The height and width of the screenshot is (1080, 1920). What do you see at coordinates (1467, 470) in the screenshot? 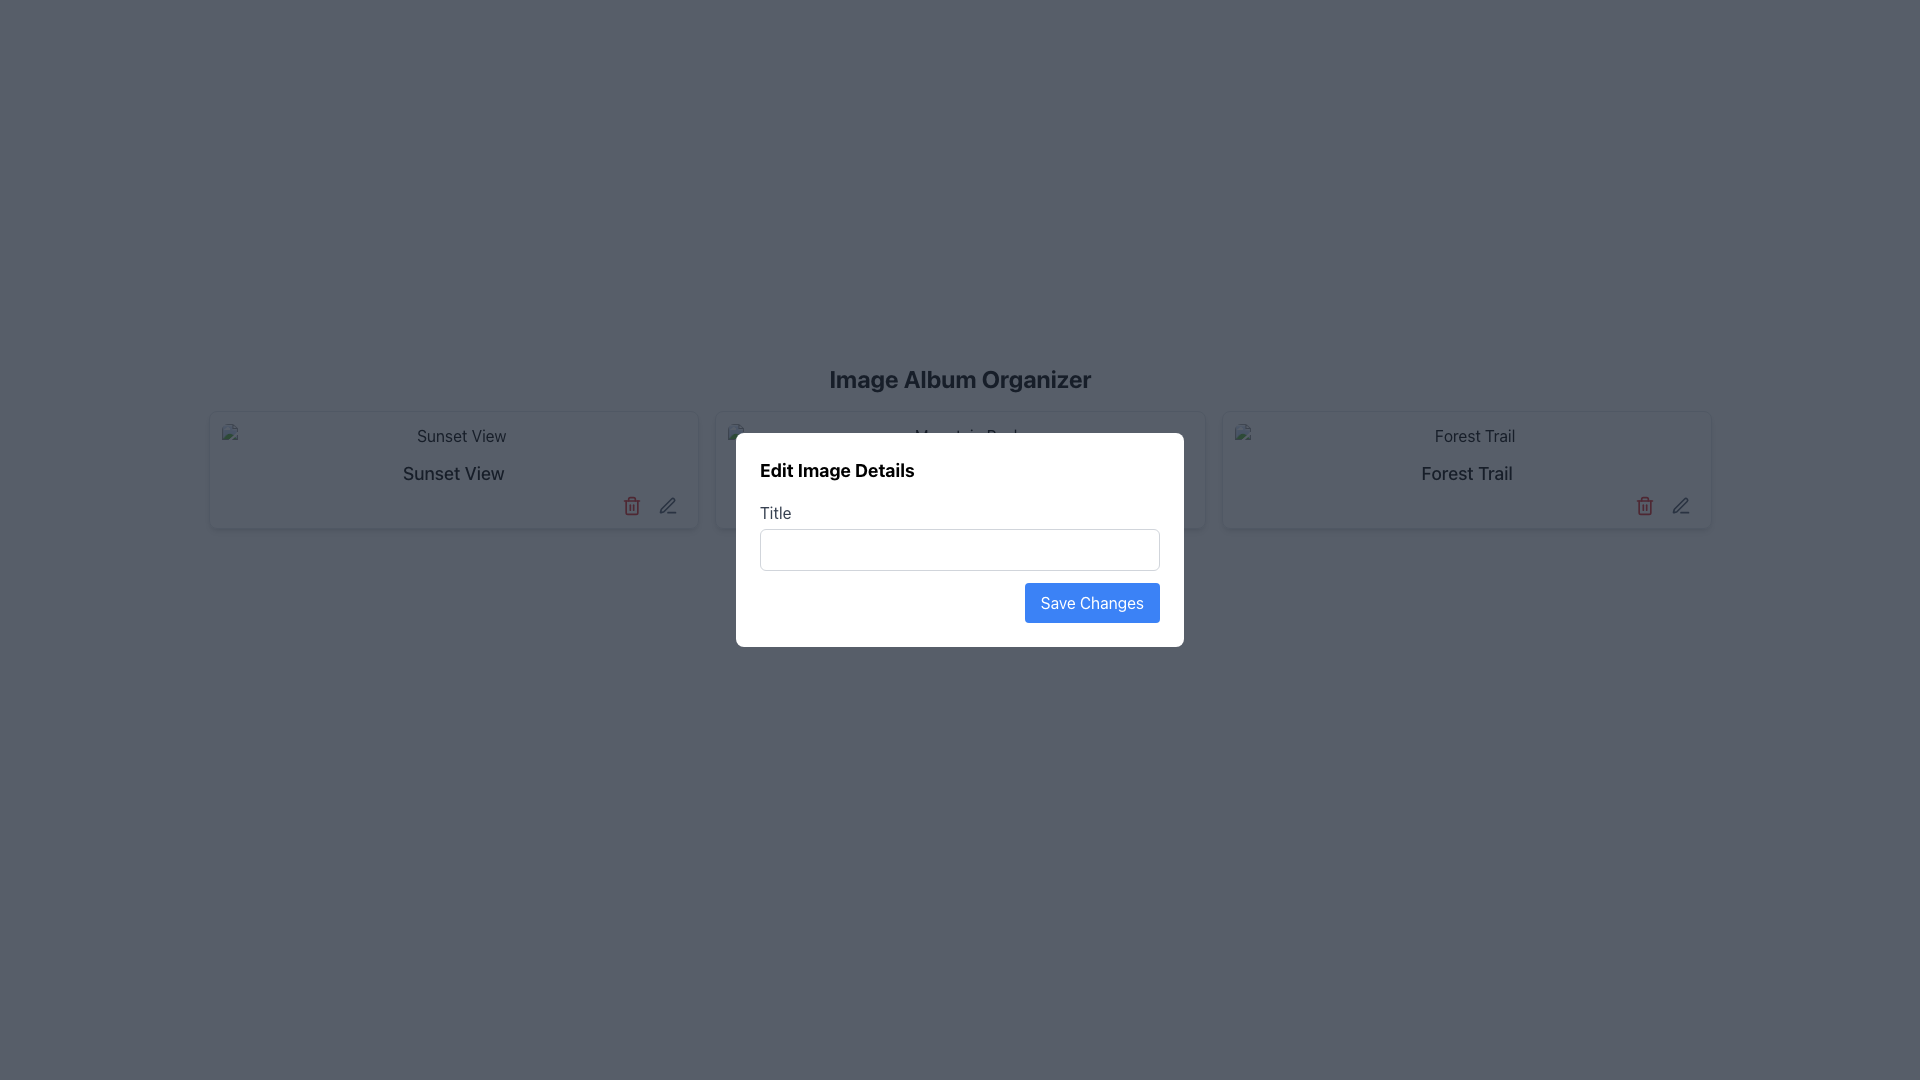
I see `the visually distinctive card representing the 'Forest Trail' album, which is the last card in a horizontal arrangement of three cards inside a grid layout` at bounding box center [1467, 470].